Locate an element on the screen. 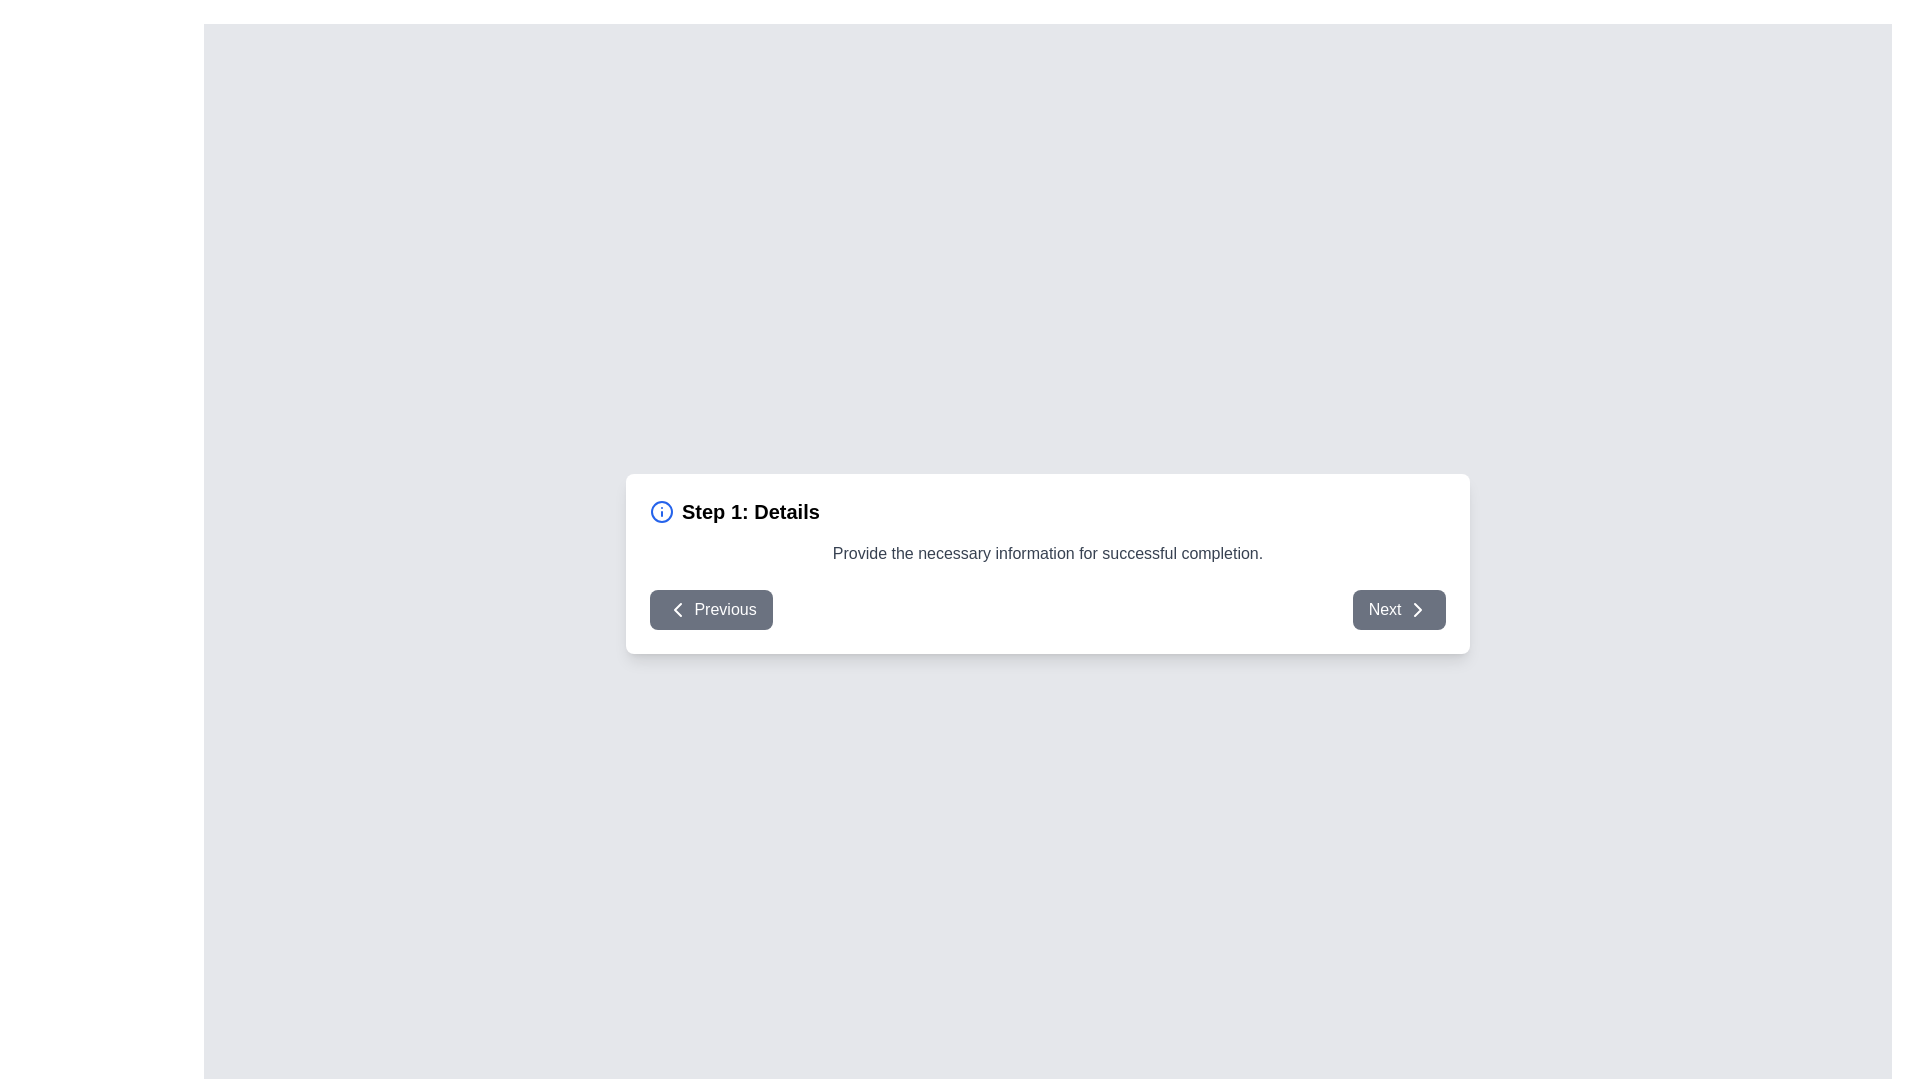 This screenshot has width=1920, height=1080. the 'Previous' button located at the bottom-left corner of the card layout is located at coordinates (711, 608).